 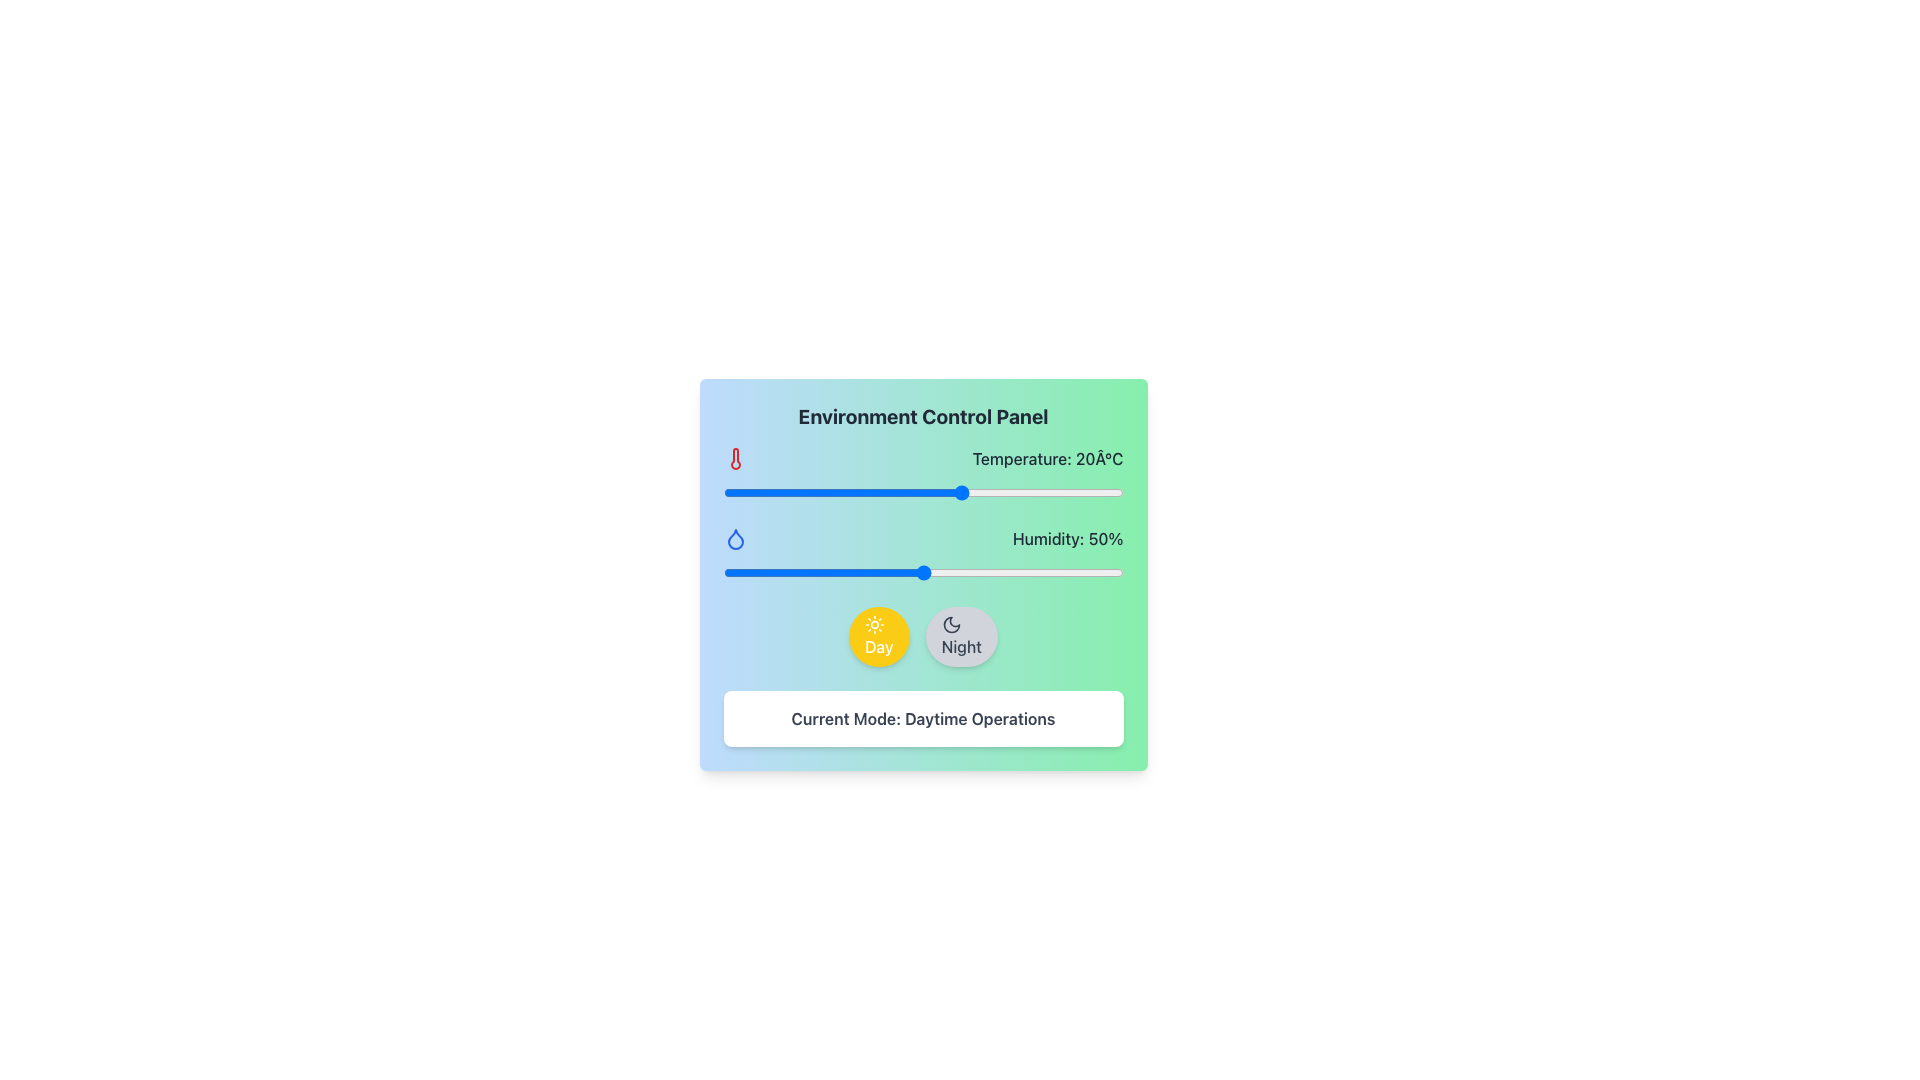 I want to click on the slider handle in the 'Humidity' section, located below the text 'Humidity: 50%', so click(x=922, y=573).